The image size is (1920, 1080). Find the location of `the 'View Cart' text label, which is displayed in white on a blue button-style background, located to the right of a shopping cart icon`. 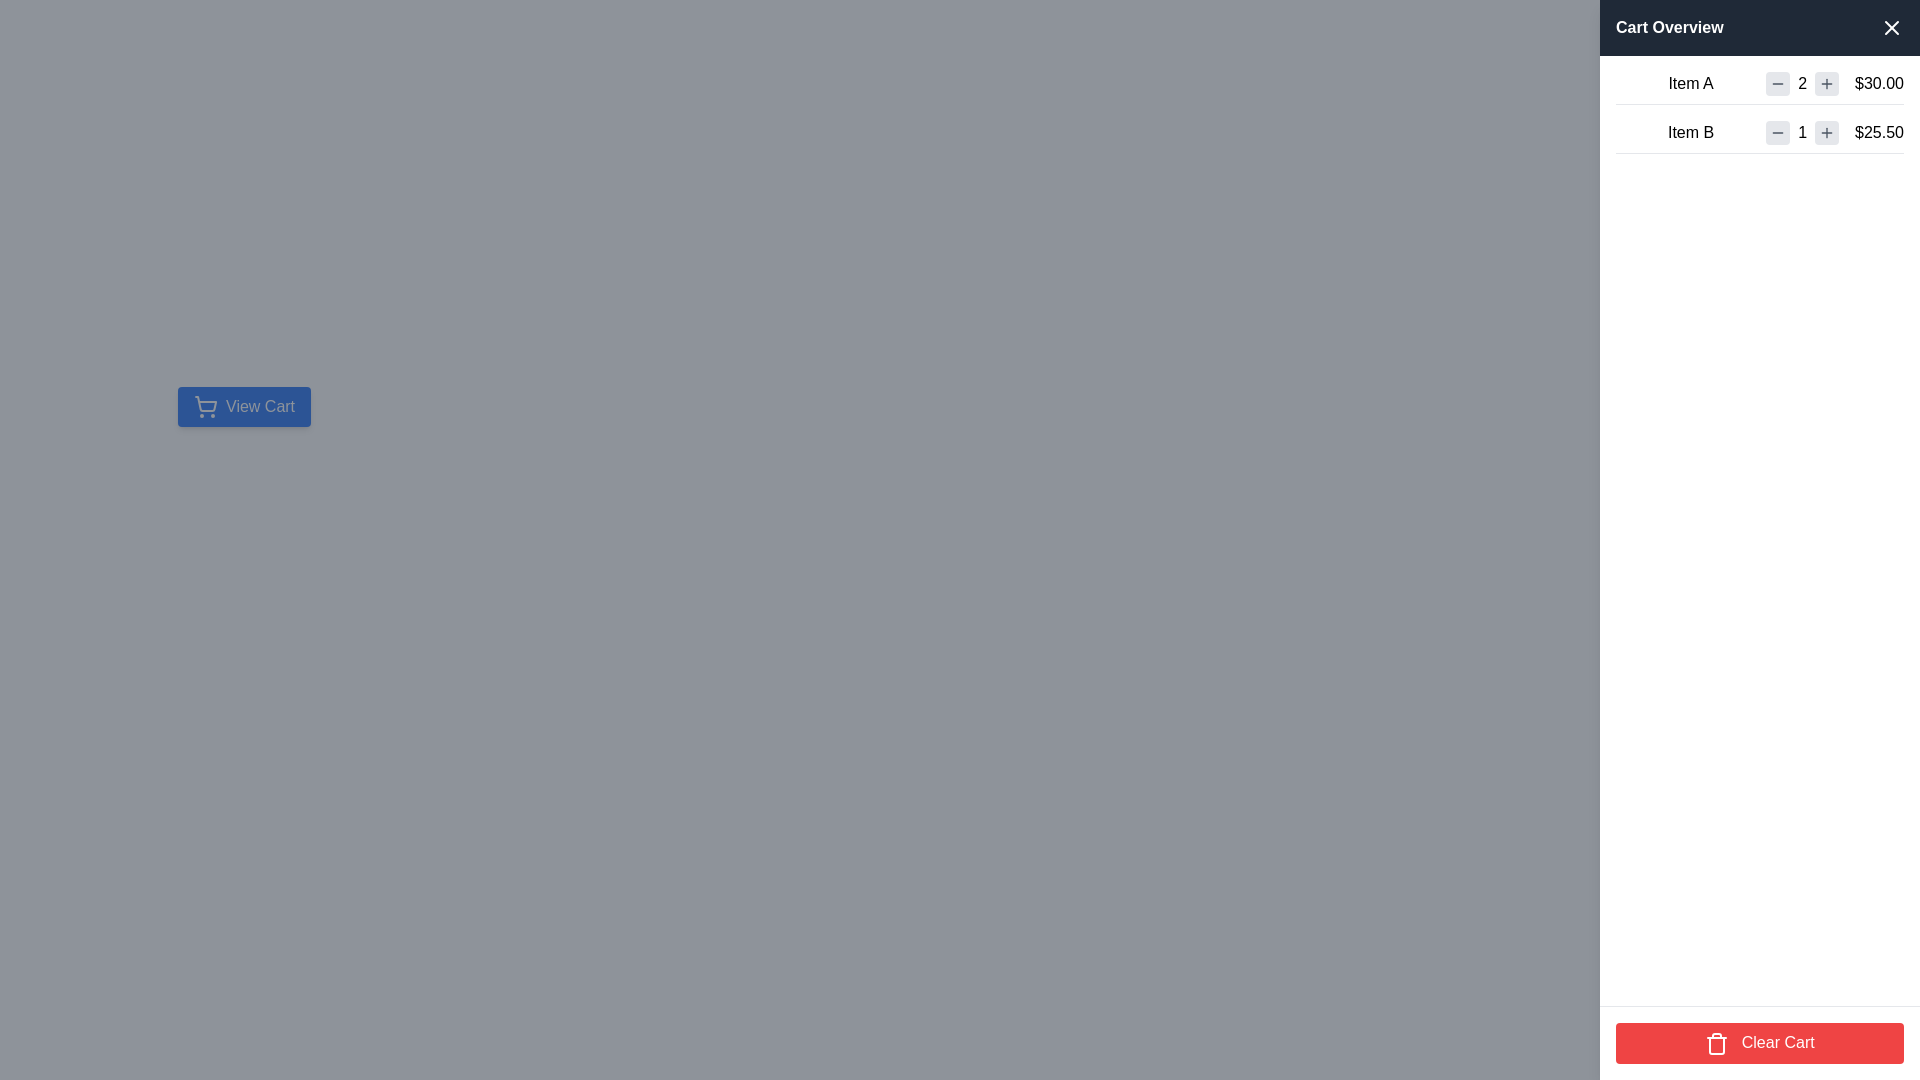

the 'View Cart' text label, which is displayed in white on a blue button-style background, located to the right of a shopping cart icon is located at coordinates (259, 406).